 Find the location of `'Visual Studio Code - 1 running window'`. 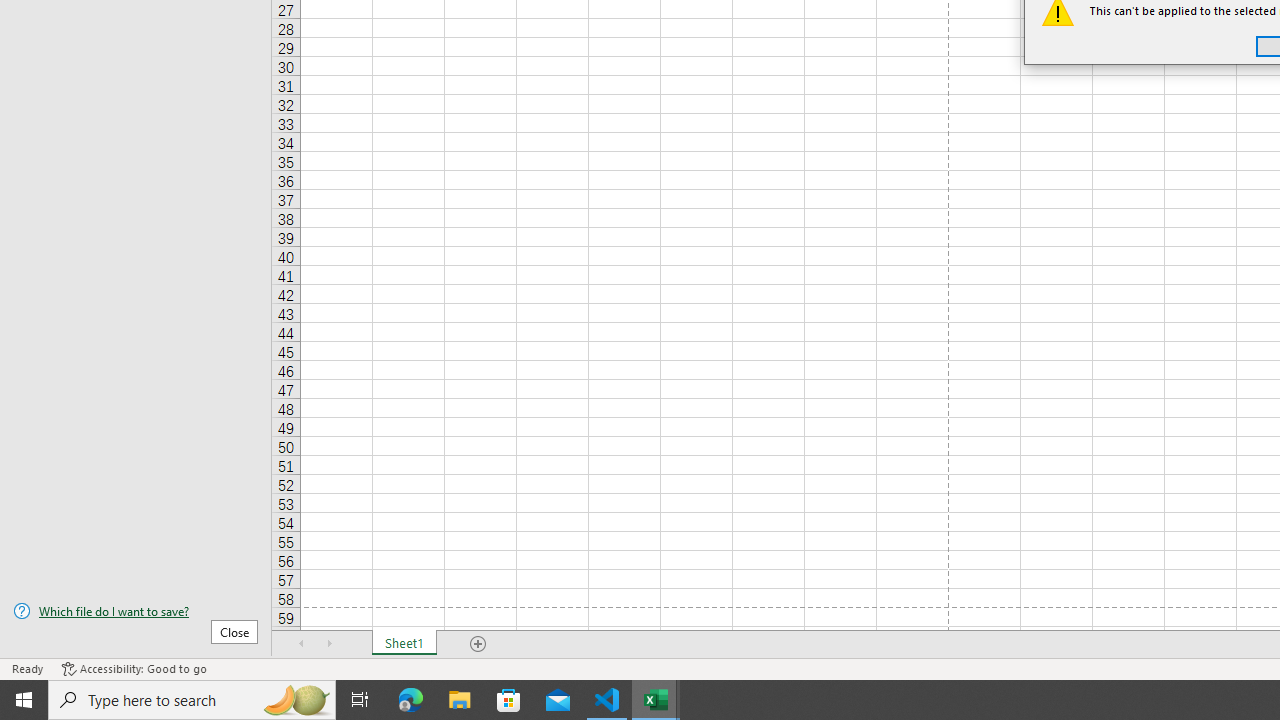

'Visual Studio Code - 1 running window' is located at coordinates (606, 698).